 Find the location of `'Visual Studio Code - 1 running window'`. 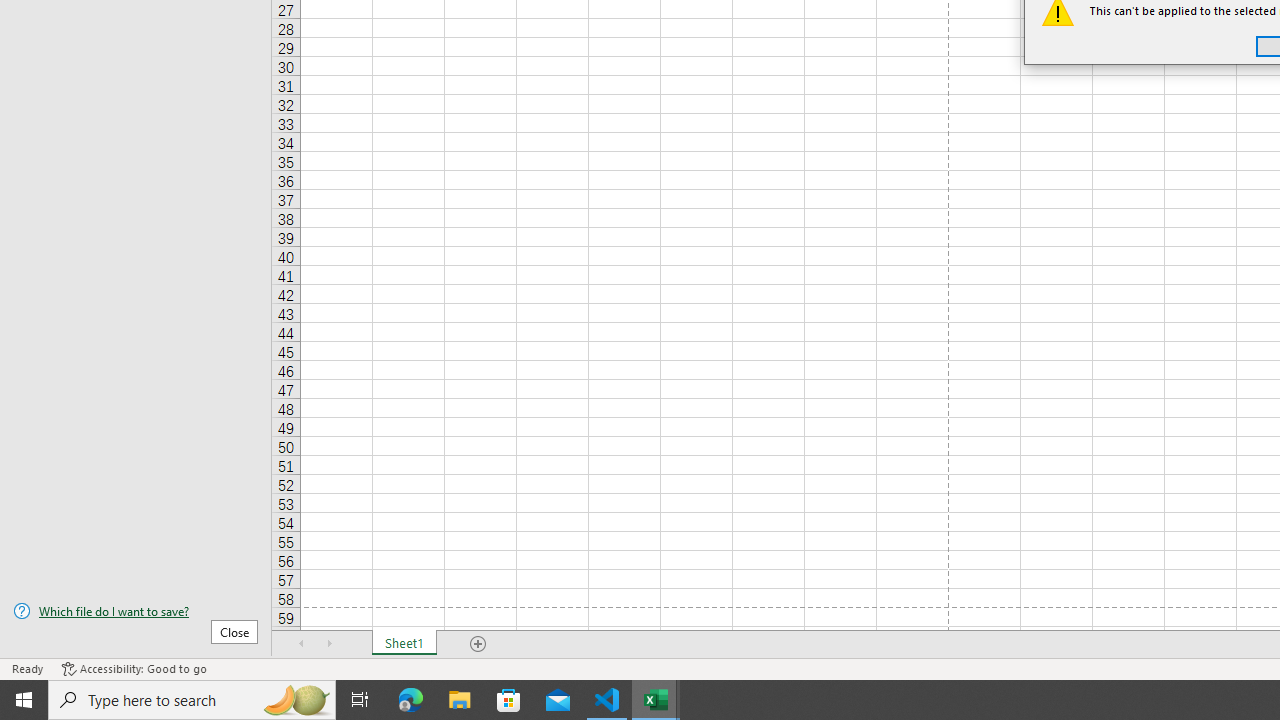

'Visual Studio Code - 1 running window' is located at coordinates (606, 698).